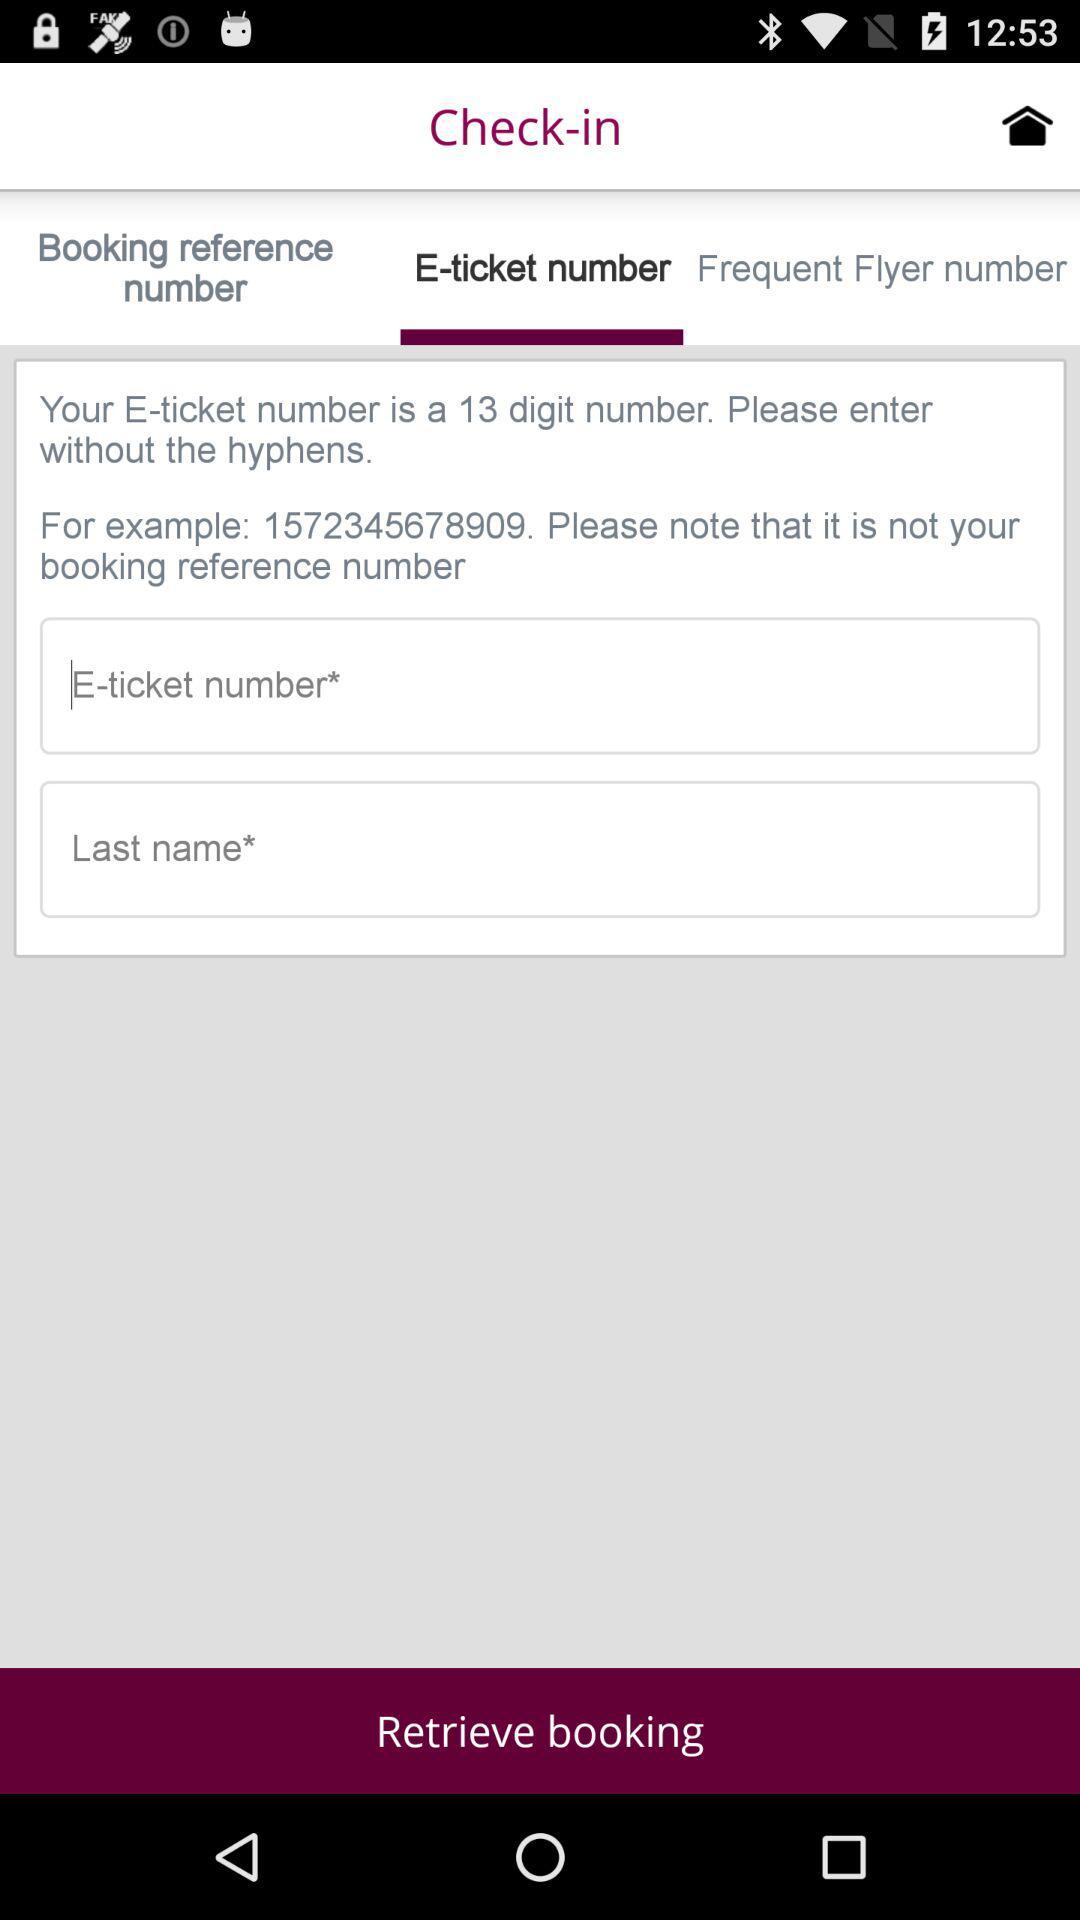 The width and height of the screenshot is (1080, 1920). Describe the element at coordinates (540, 849) in the screenshot. I see `text field` at that location.